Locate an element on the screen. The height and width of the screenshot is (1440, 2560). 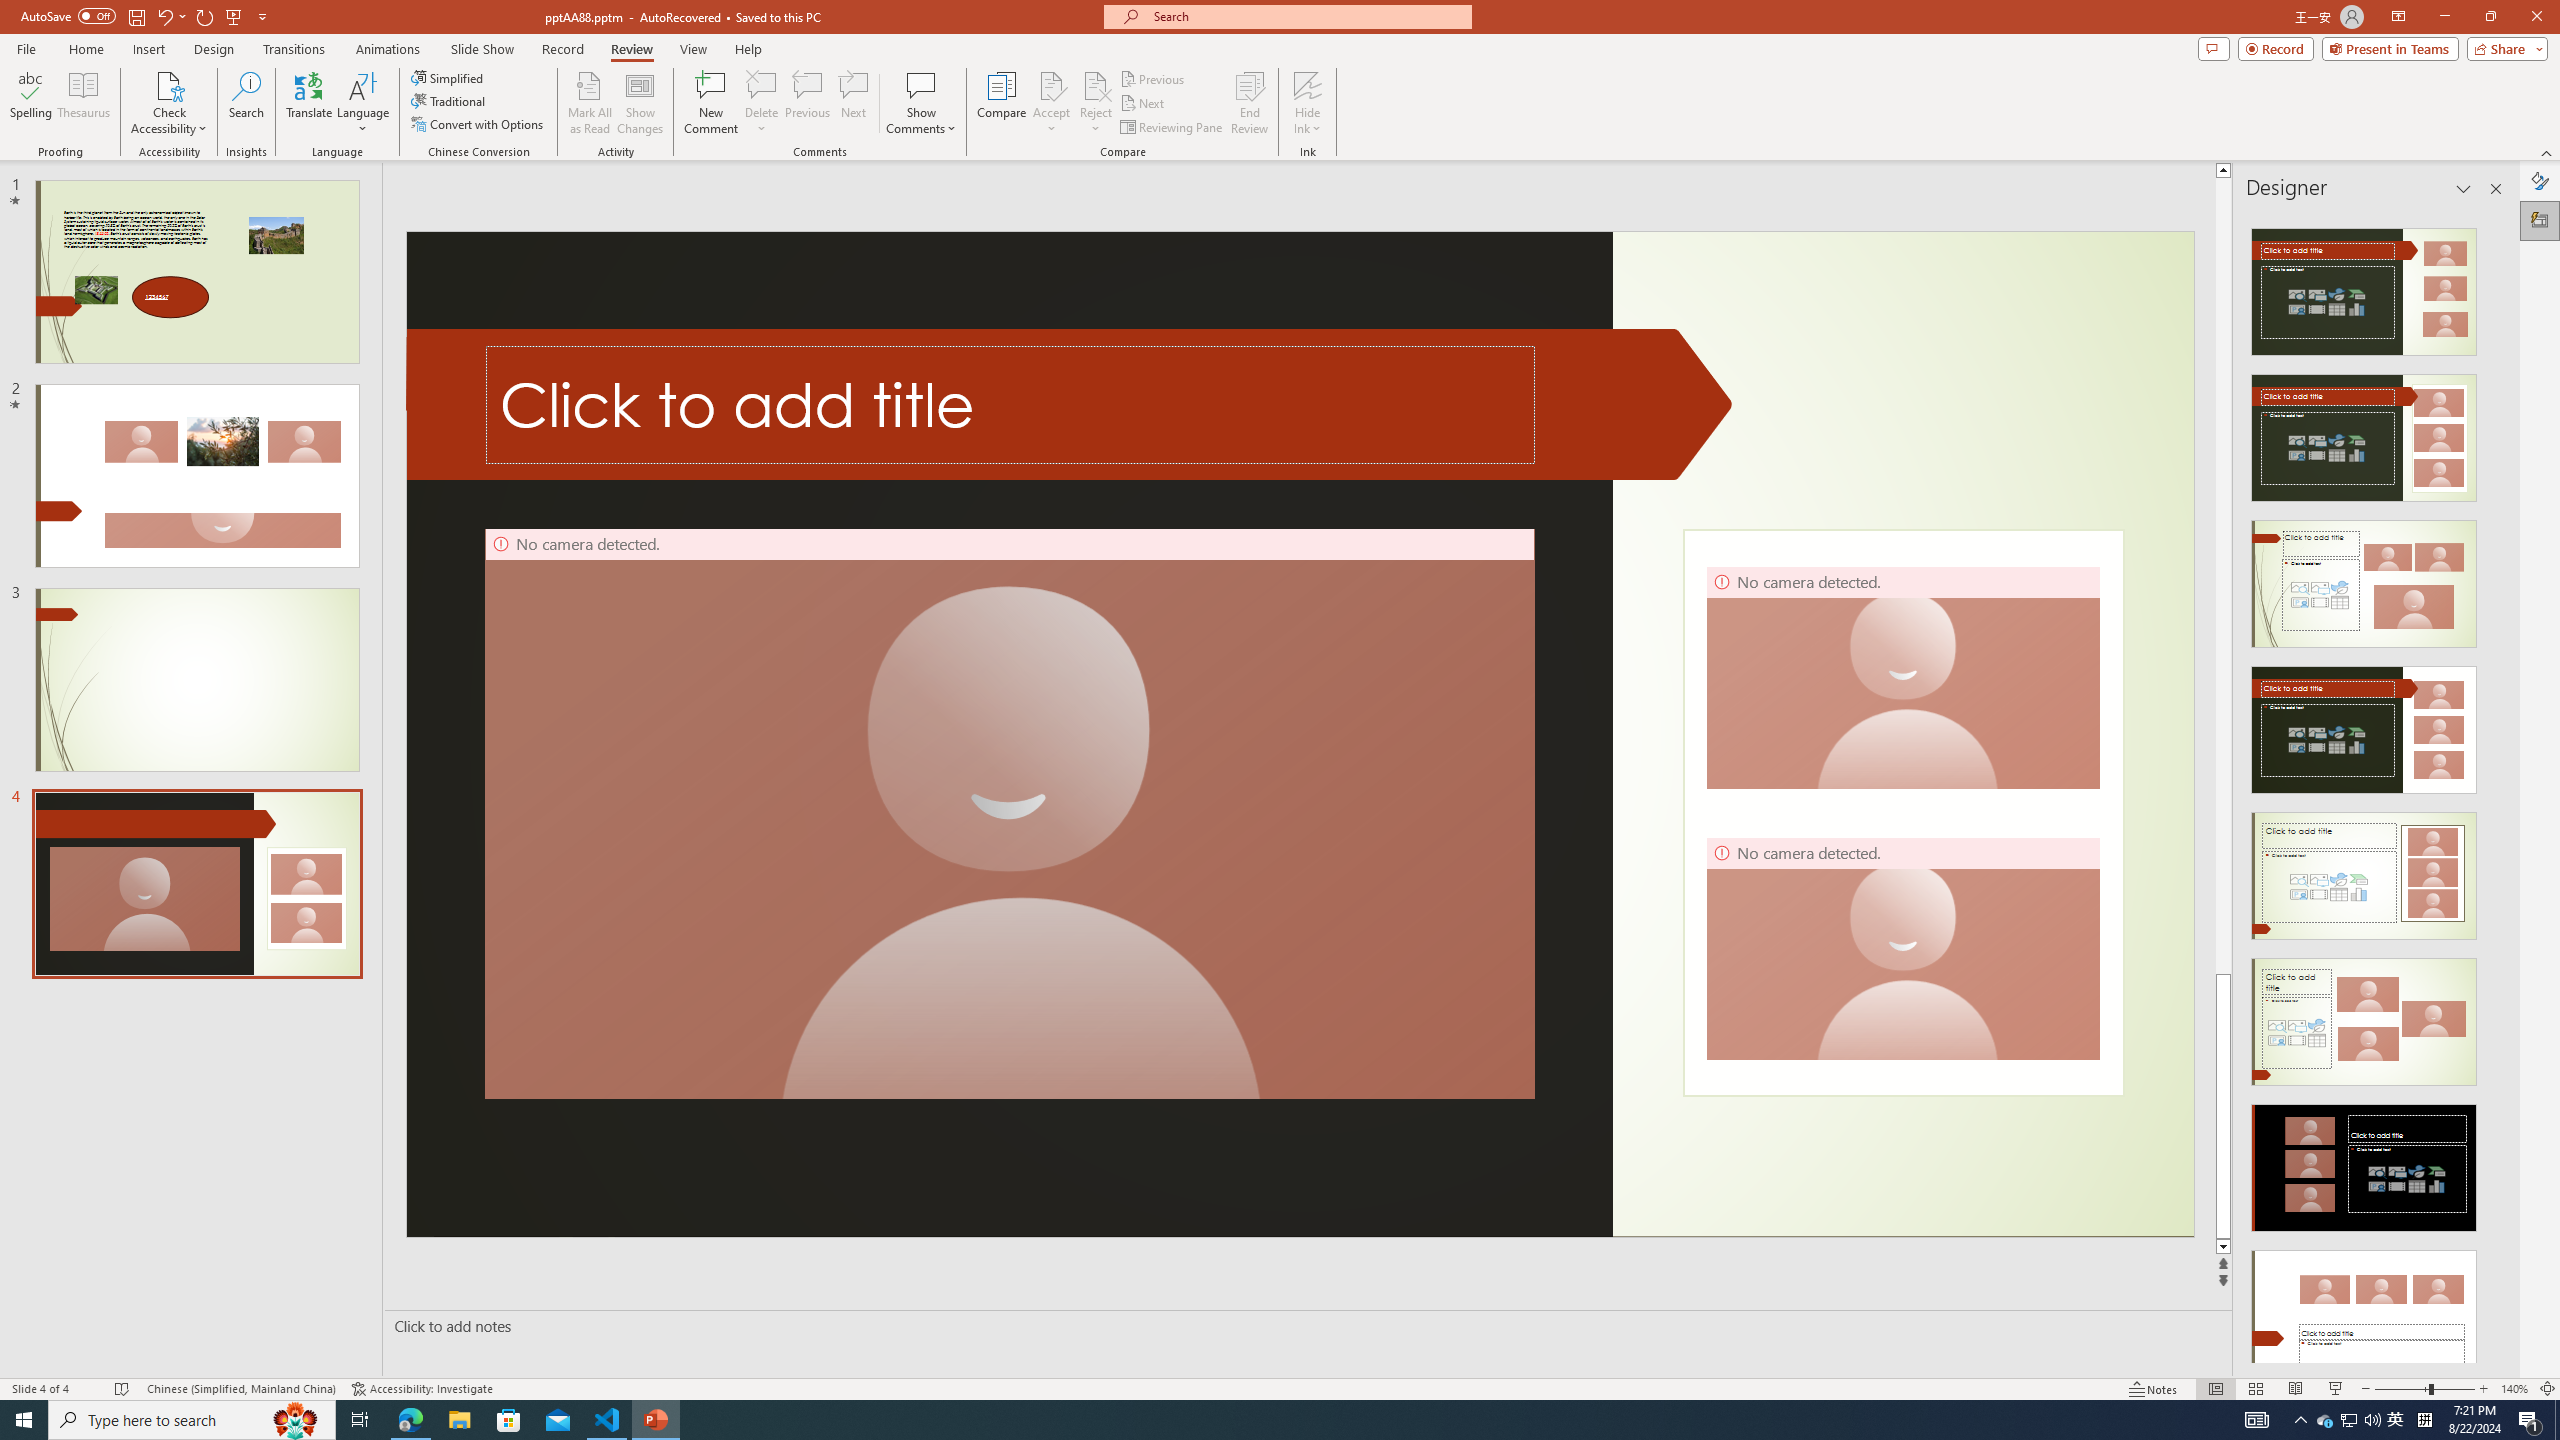
'Hide Ink' is located at coordinates (1308, 84).